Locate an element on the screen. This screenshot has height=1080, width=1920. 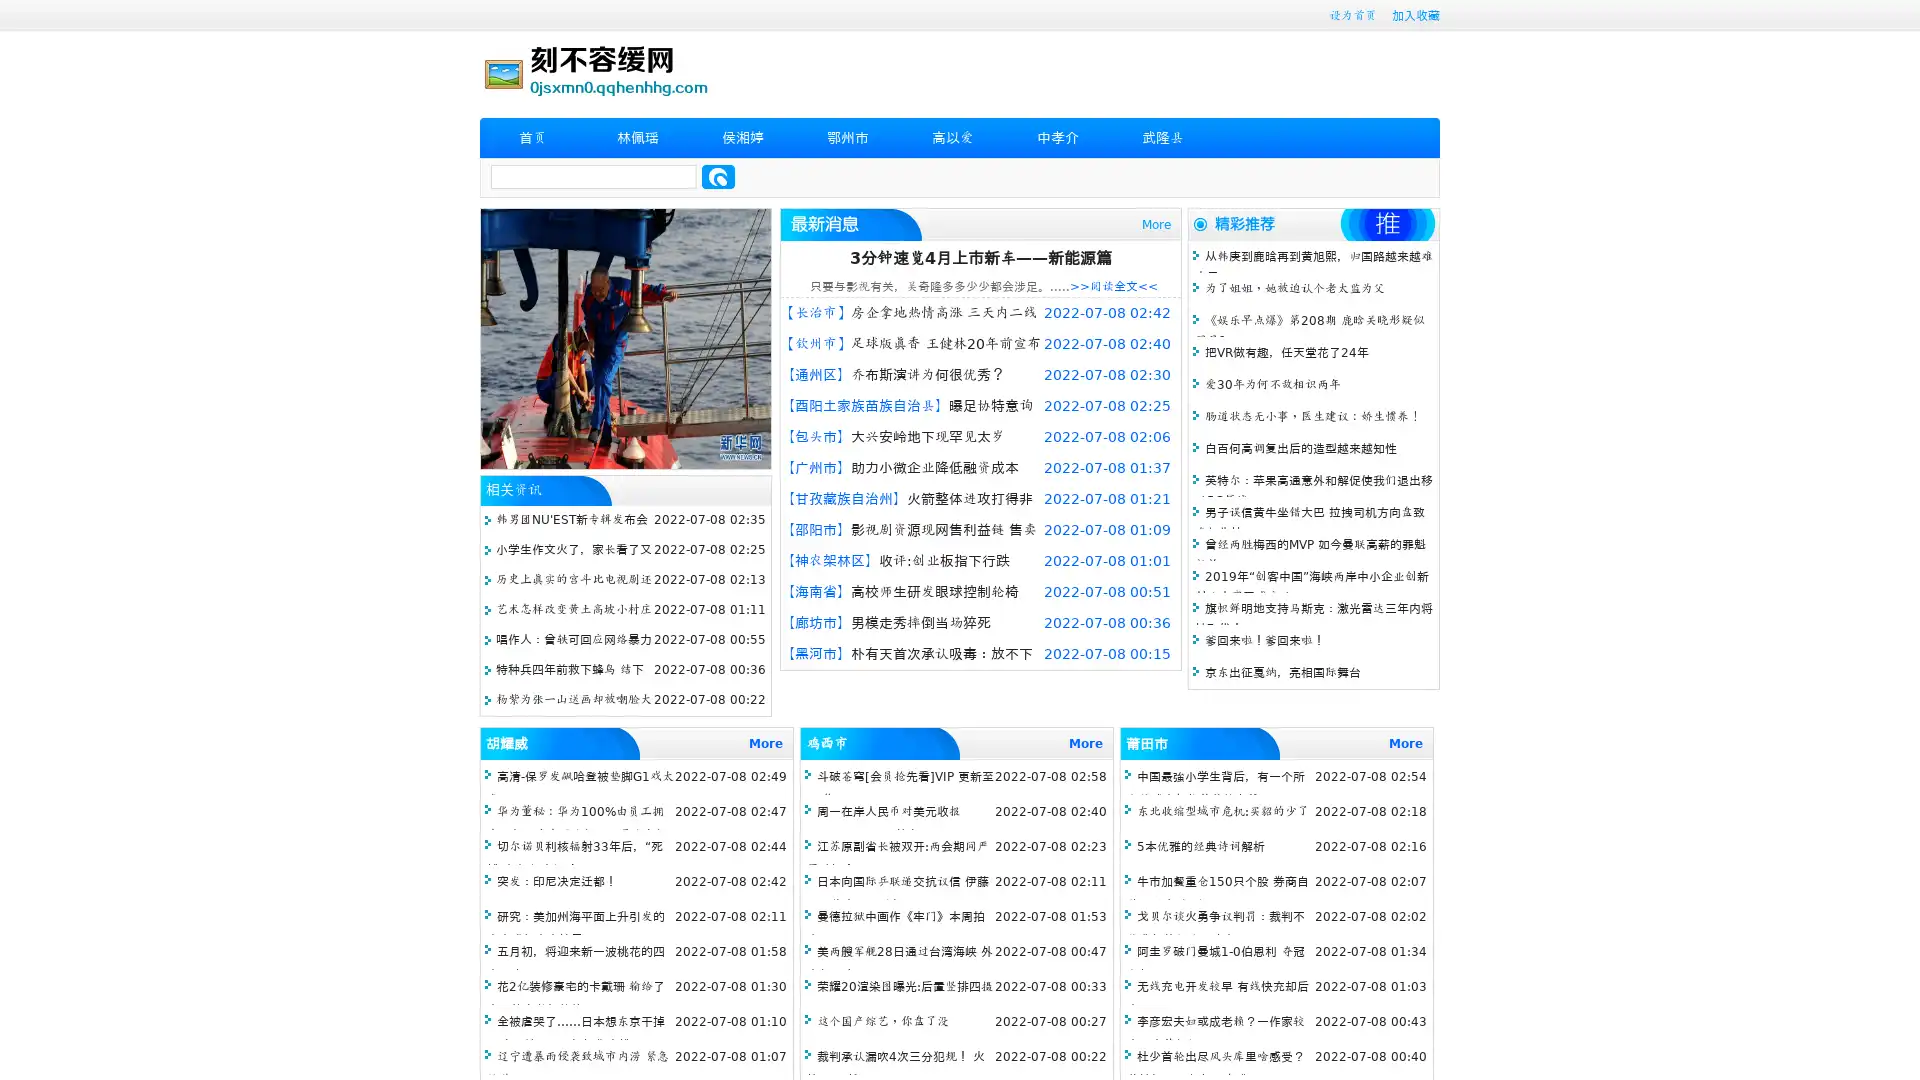
Search is located at coordinates (718, 176).